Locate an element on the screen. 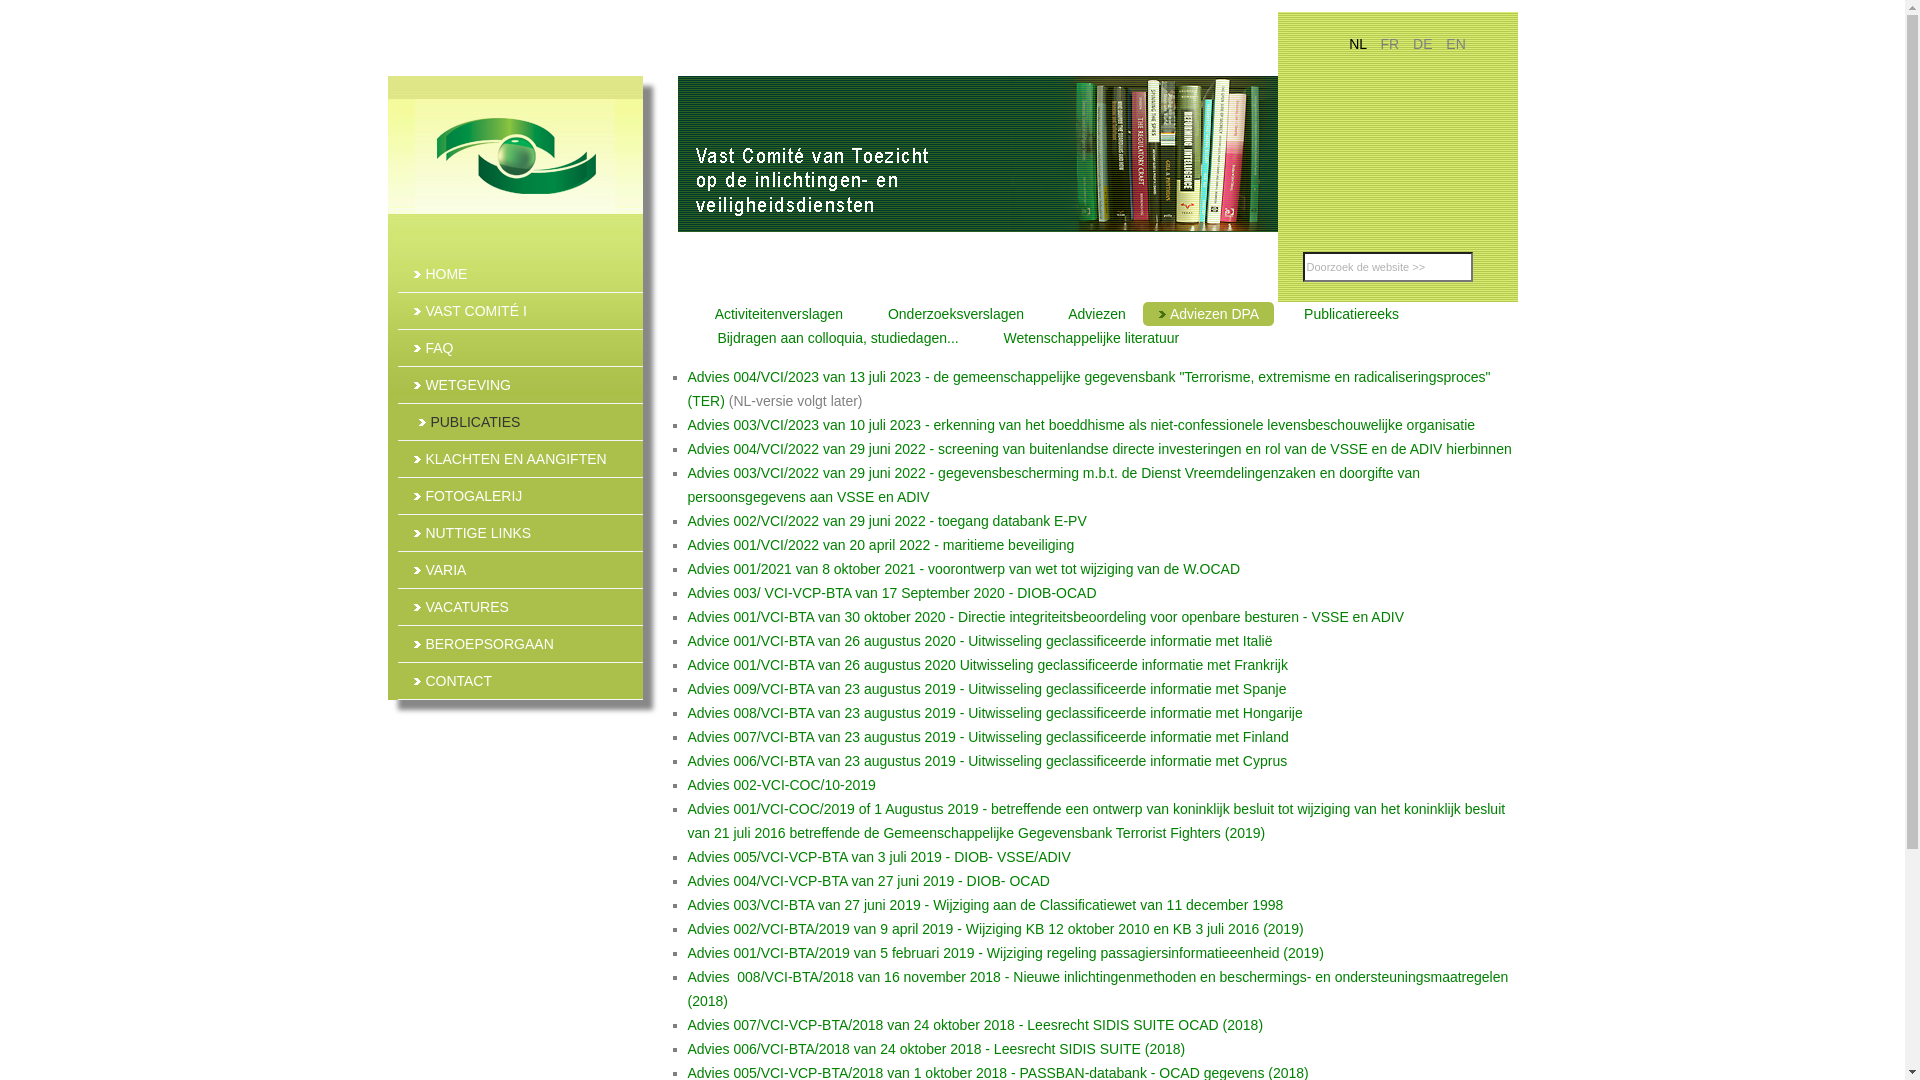 The width and height of the screenshot is (1920, 1080). 'FOTOGALERIJ' is located at coordinates (520, 495).